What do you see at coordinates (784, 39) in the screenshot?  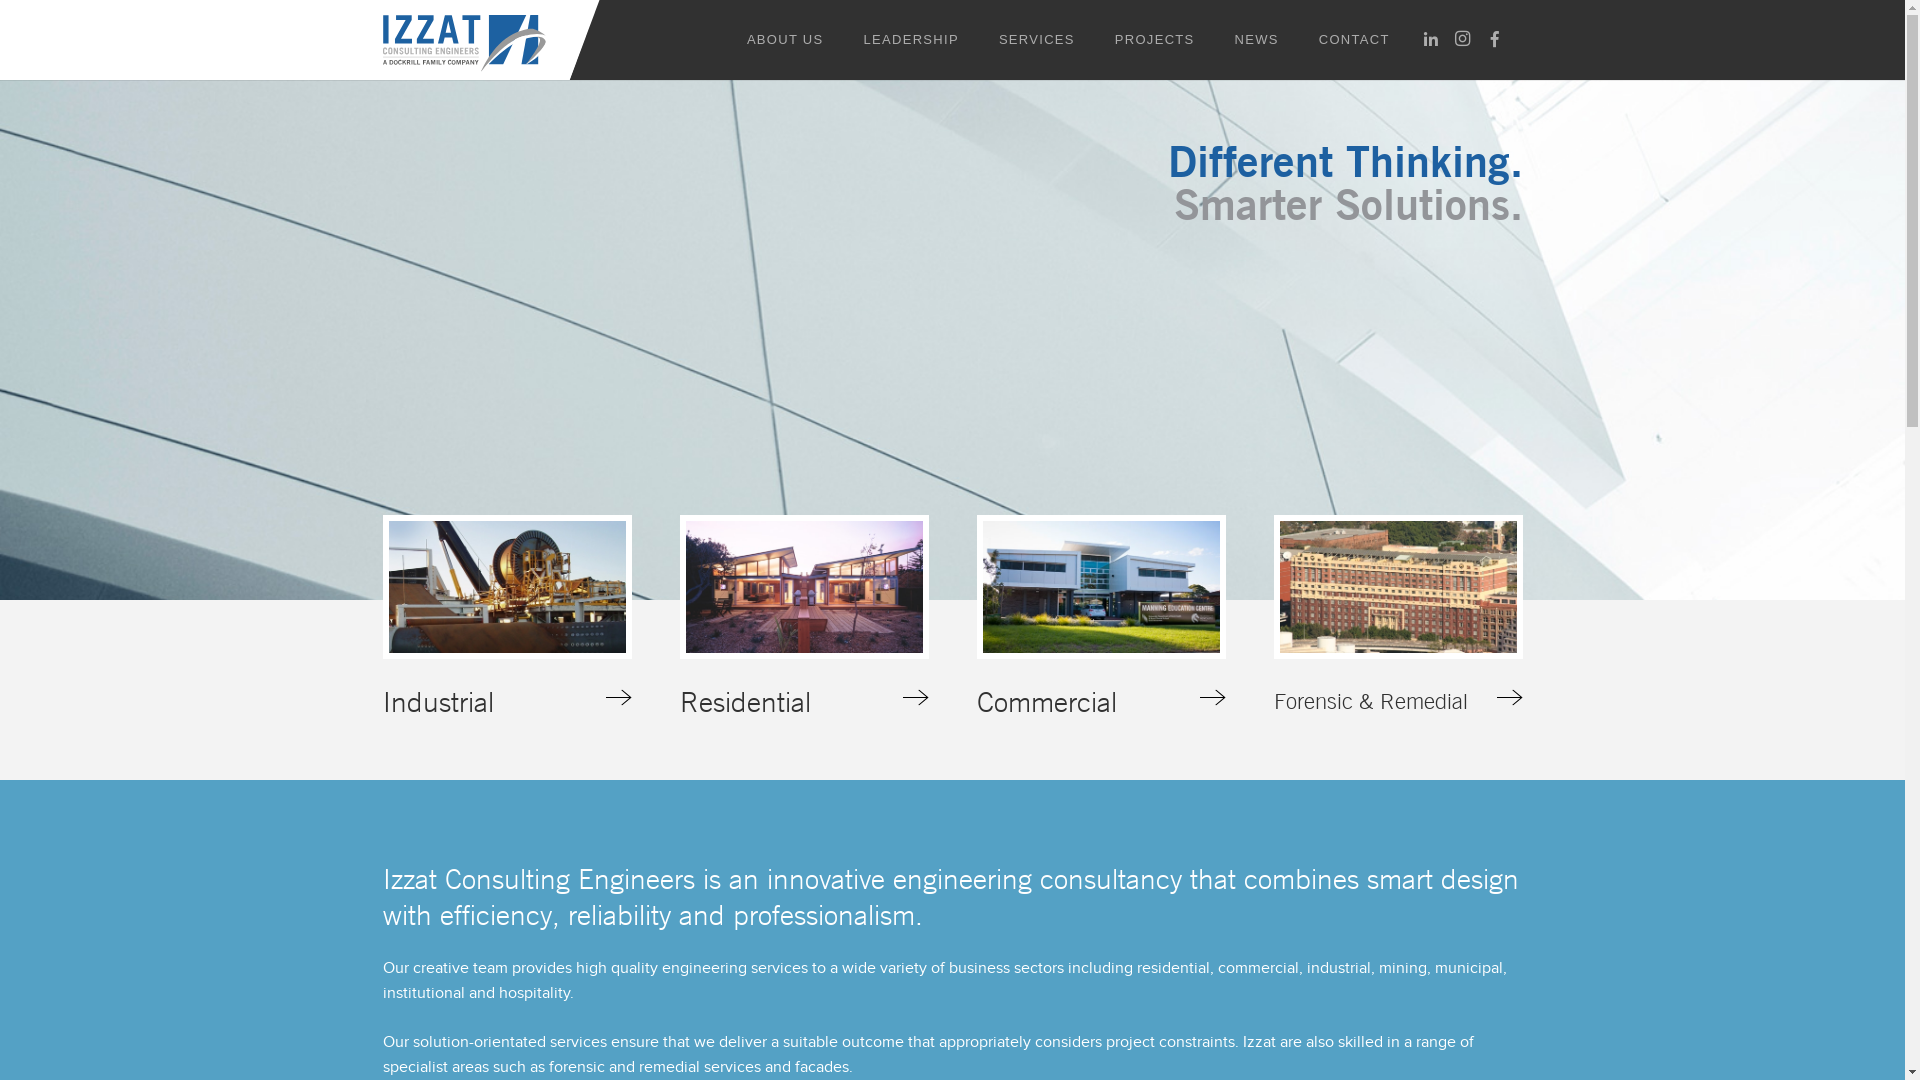 I see `'ABOUT US'` at bounding box center [784, 39].